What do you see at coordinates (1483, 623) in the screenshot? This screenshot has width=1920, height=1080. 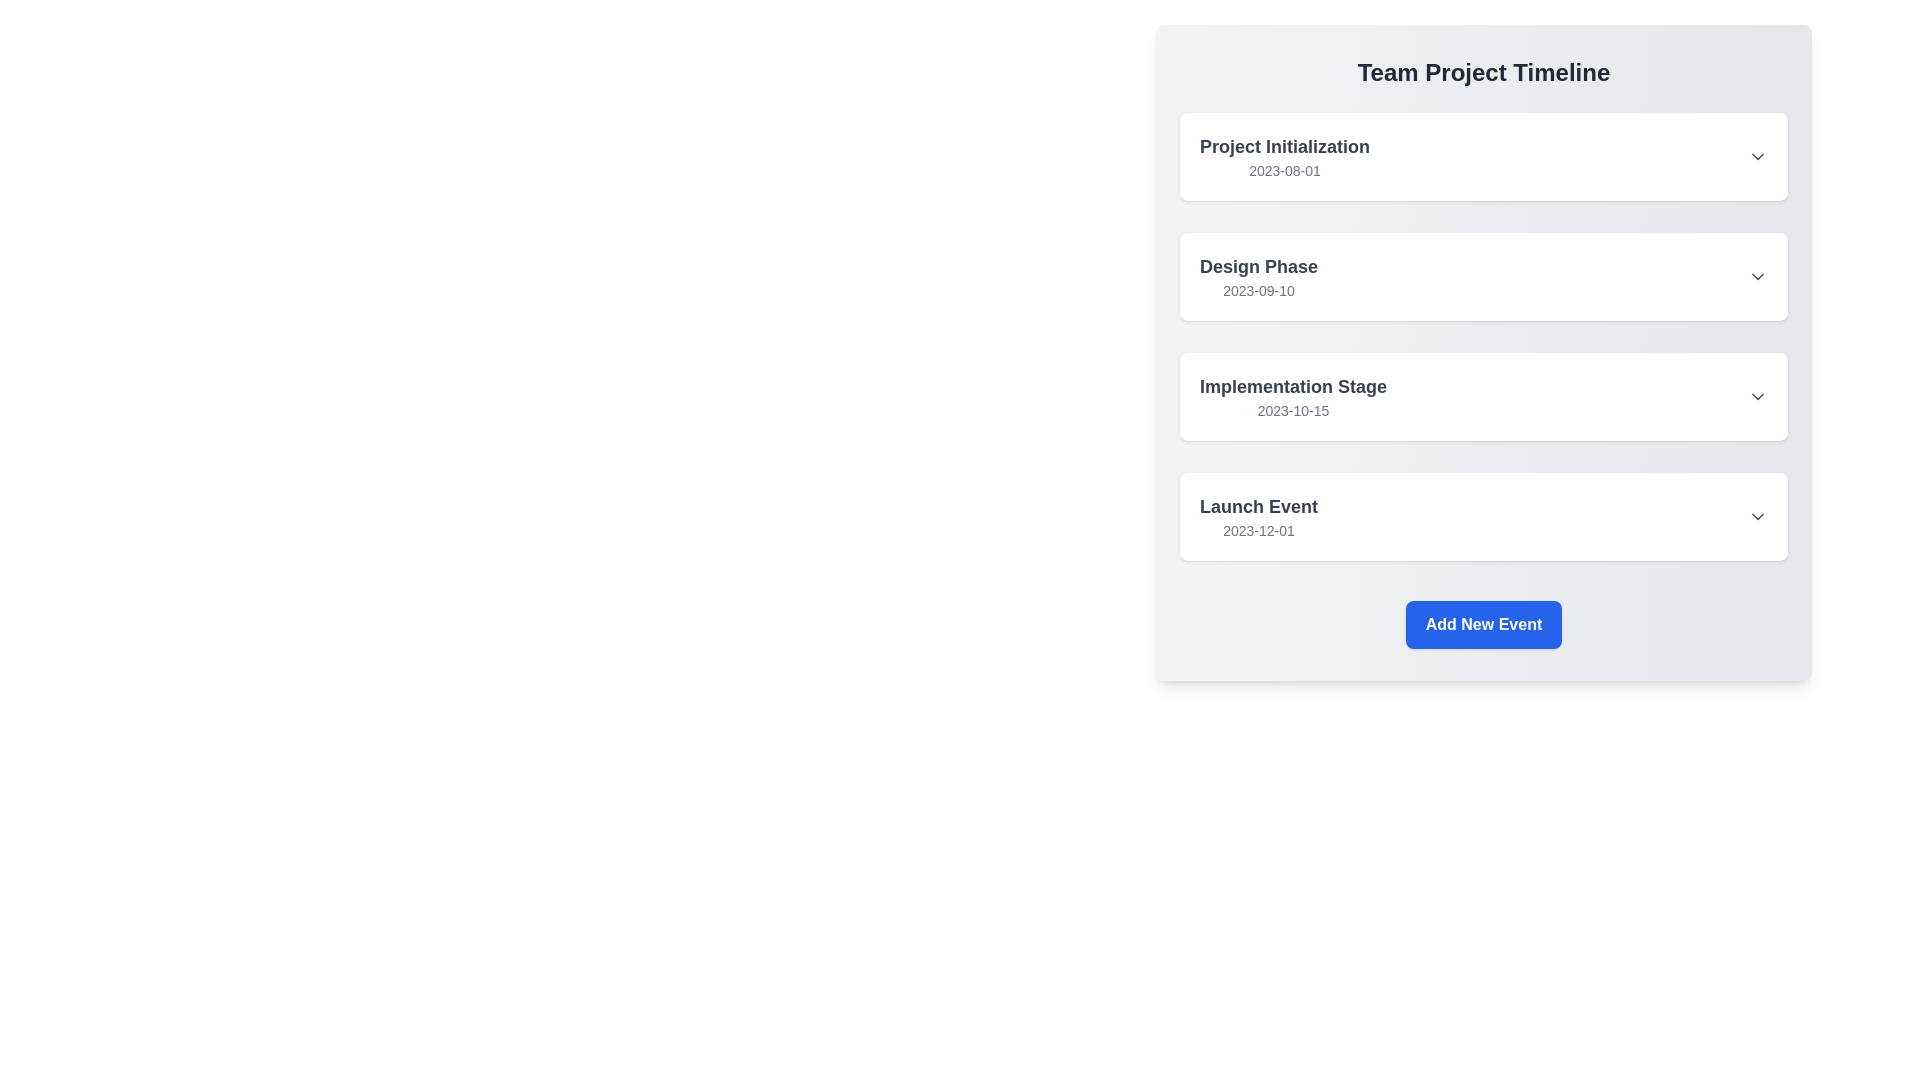 I see `the blue button labeled 'Add New Event'` at bounding box center [1483, 623].